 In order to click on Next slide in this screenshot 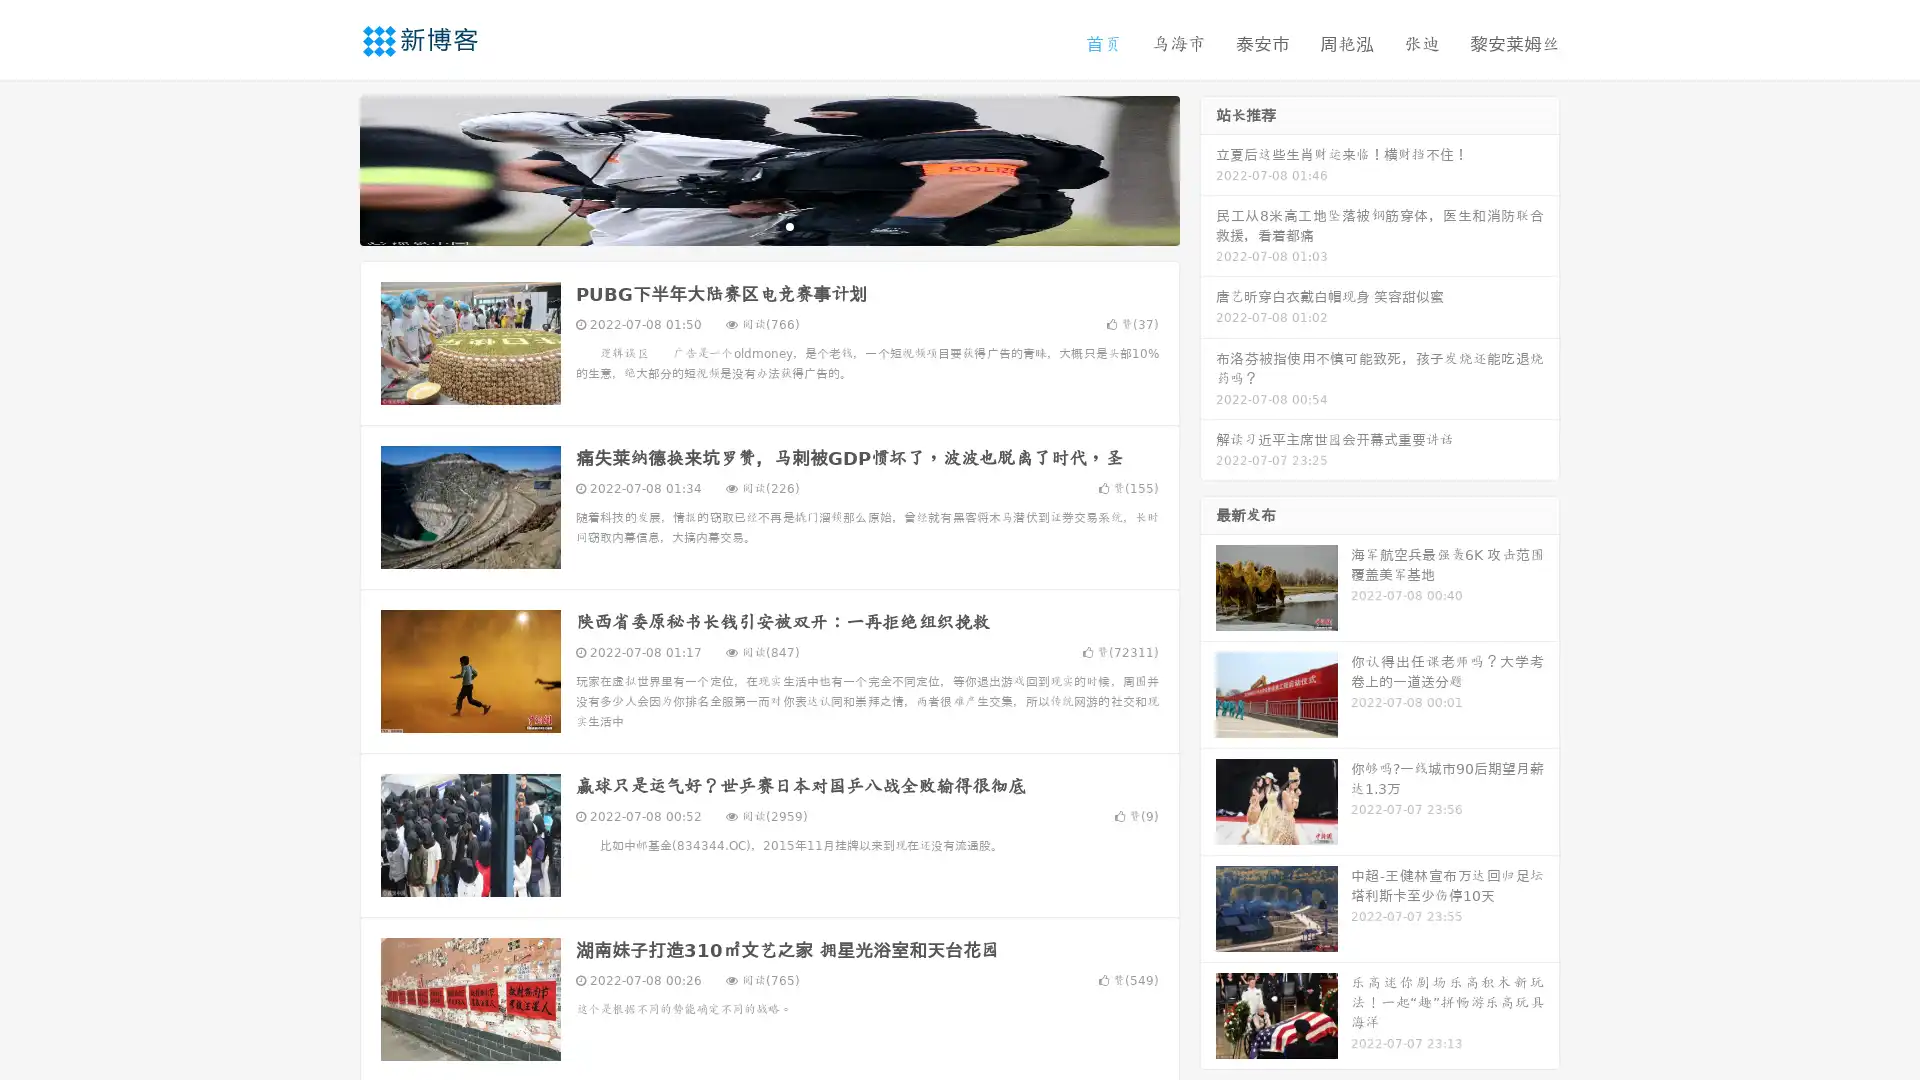, I will do `click(1208, 168)`.